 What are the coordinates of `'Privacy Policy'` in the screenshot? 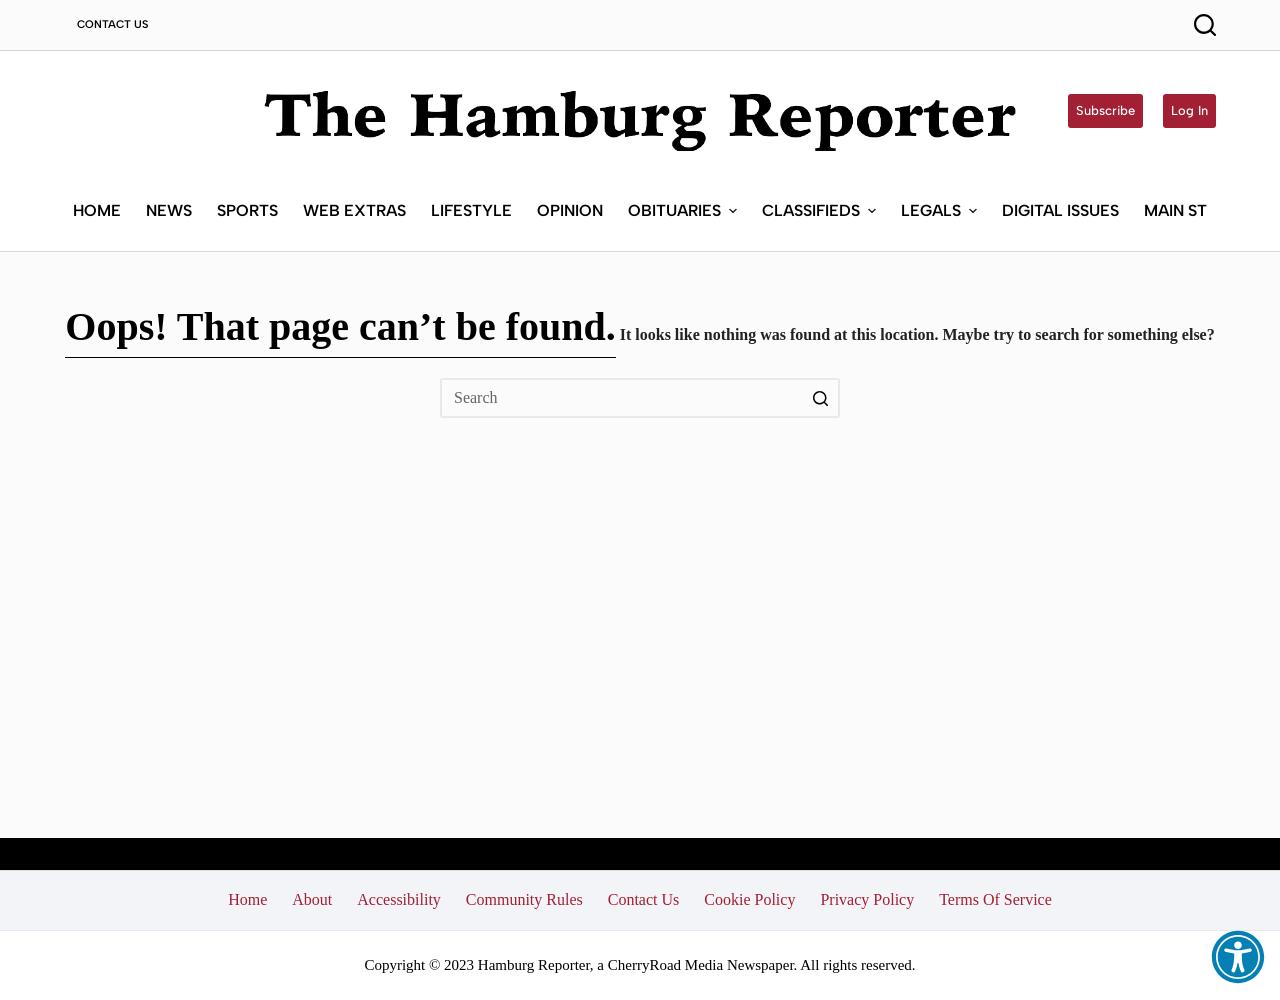 It's located at (866, 898).